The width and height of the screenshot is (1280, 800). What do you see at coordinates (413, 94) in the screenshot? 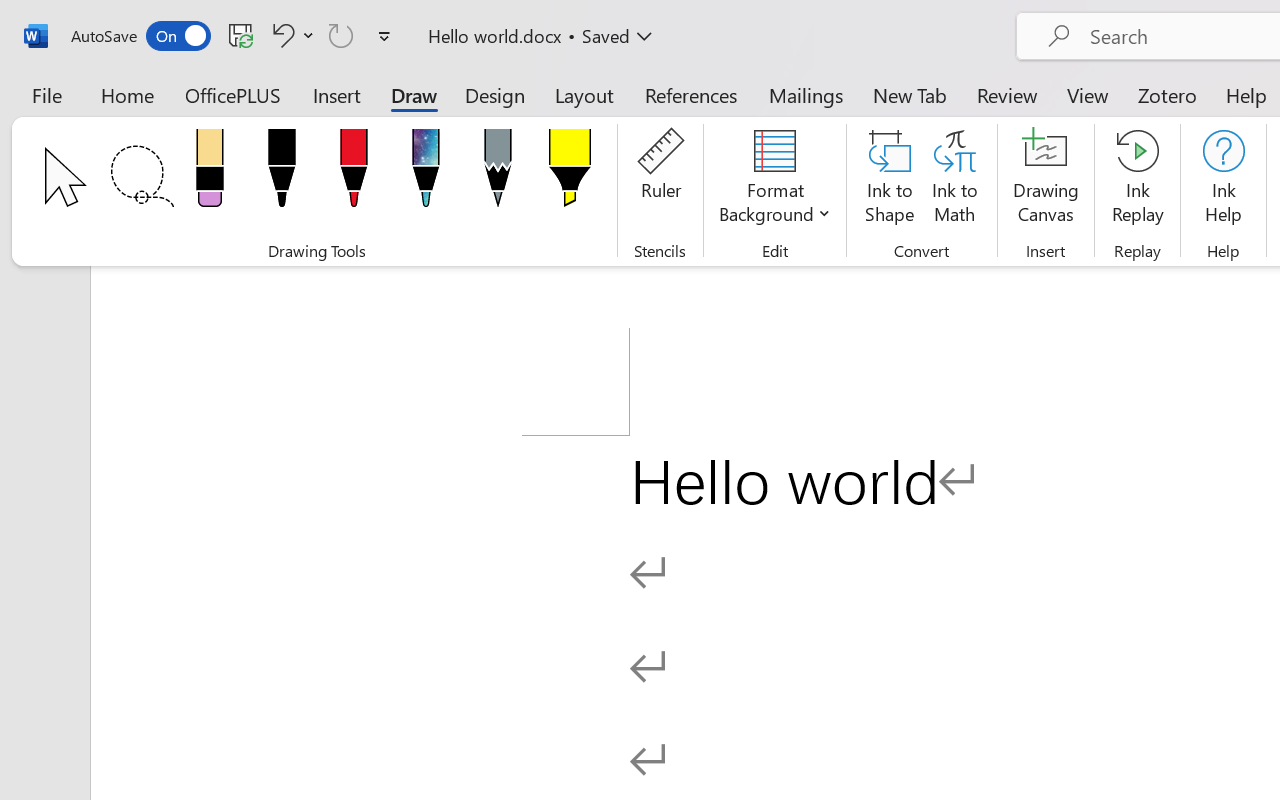
I see `'Draw'` at bounding box center [413, 94].